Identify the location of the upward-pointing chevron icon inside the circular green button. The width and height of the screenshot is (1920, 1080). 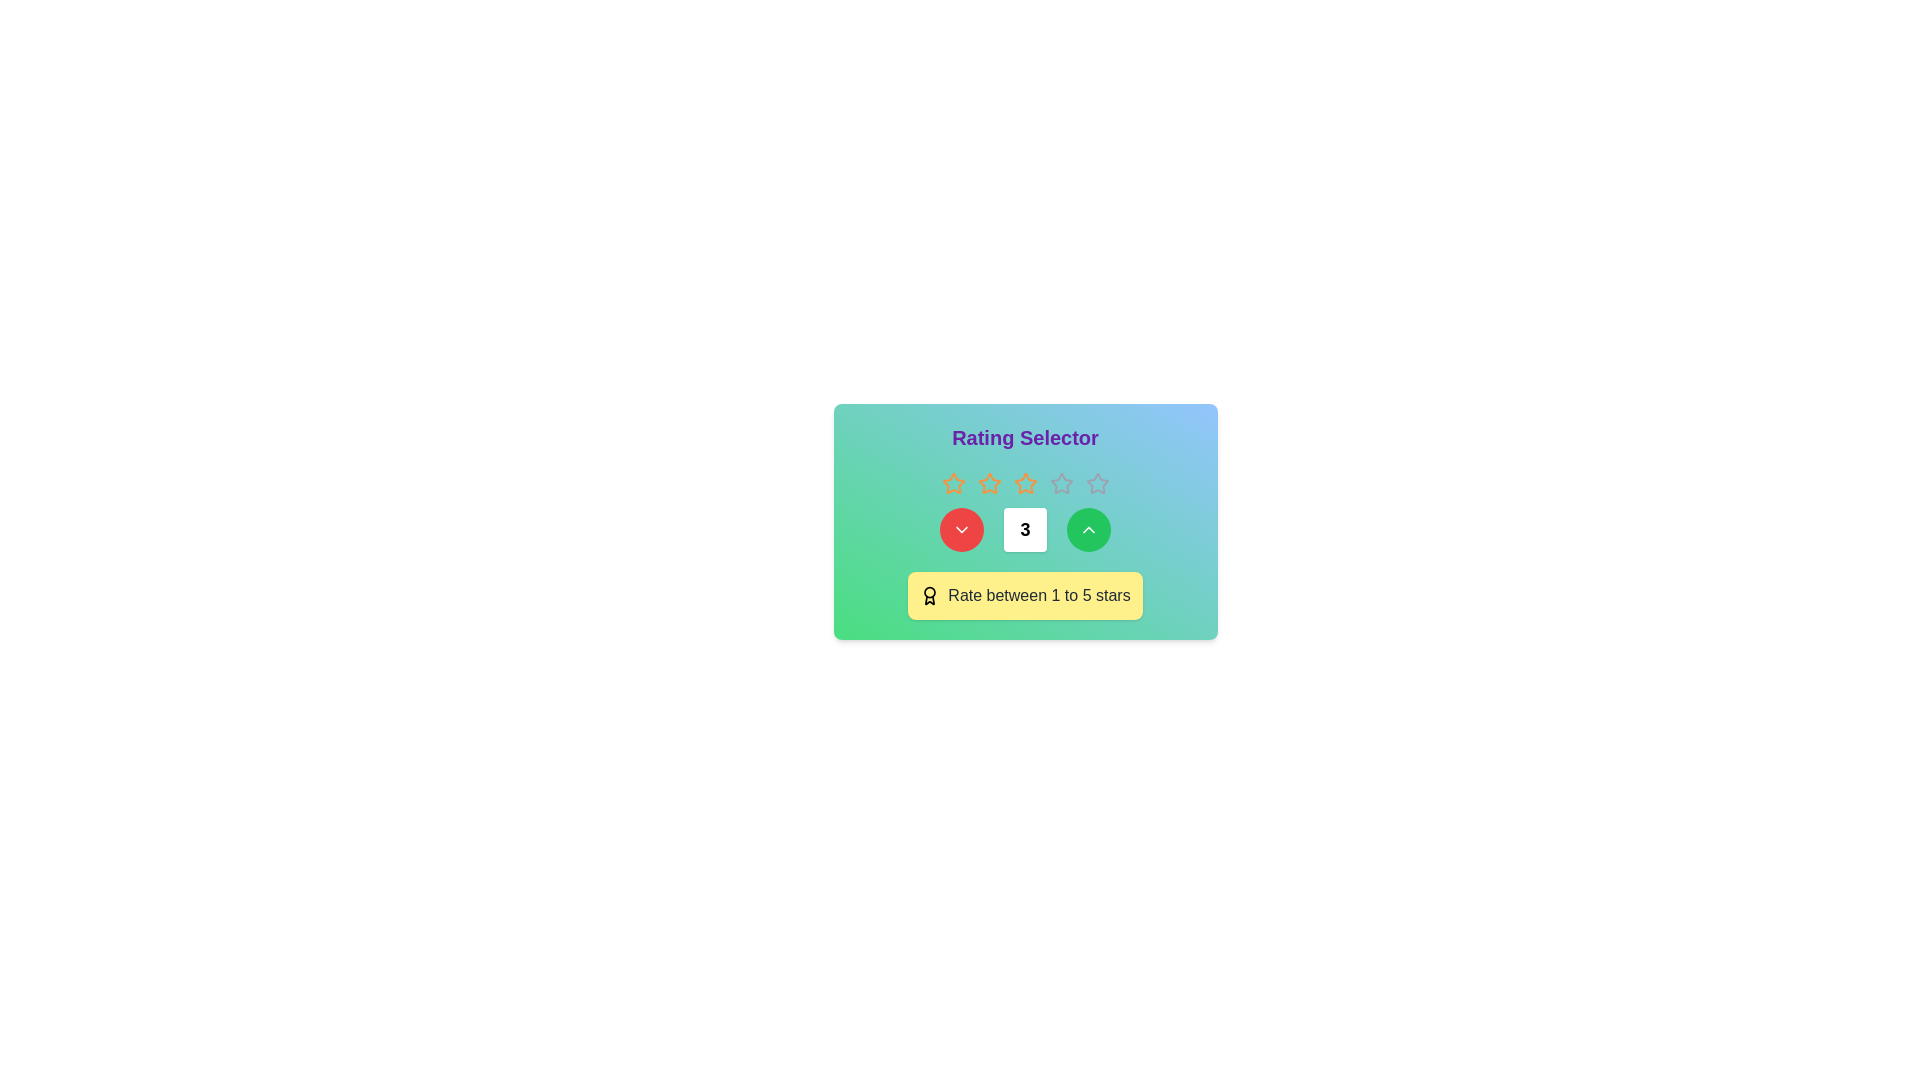
(1087, 528).